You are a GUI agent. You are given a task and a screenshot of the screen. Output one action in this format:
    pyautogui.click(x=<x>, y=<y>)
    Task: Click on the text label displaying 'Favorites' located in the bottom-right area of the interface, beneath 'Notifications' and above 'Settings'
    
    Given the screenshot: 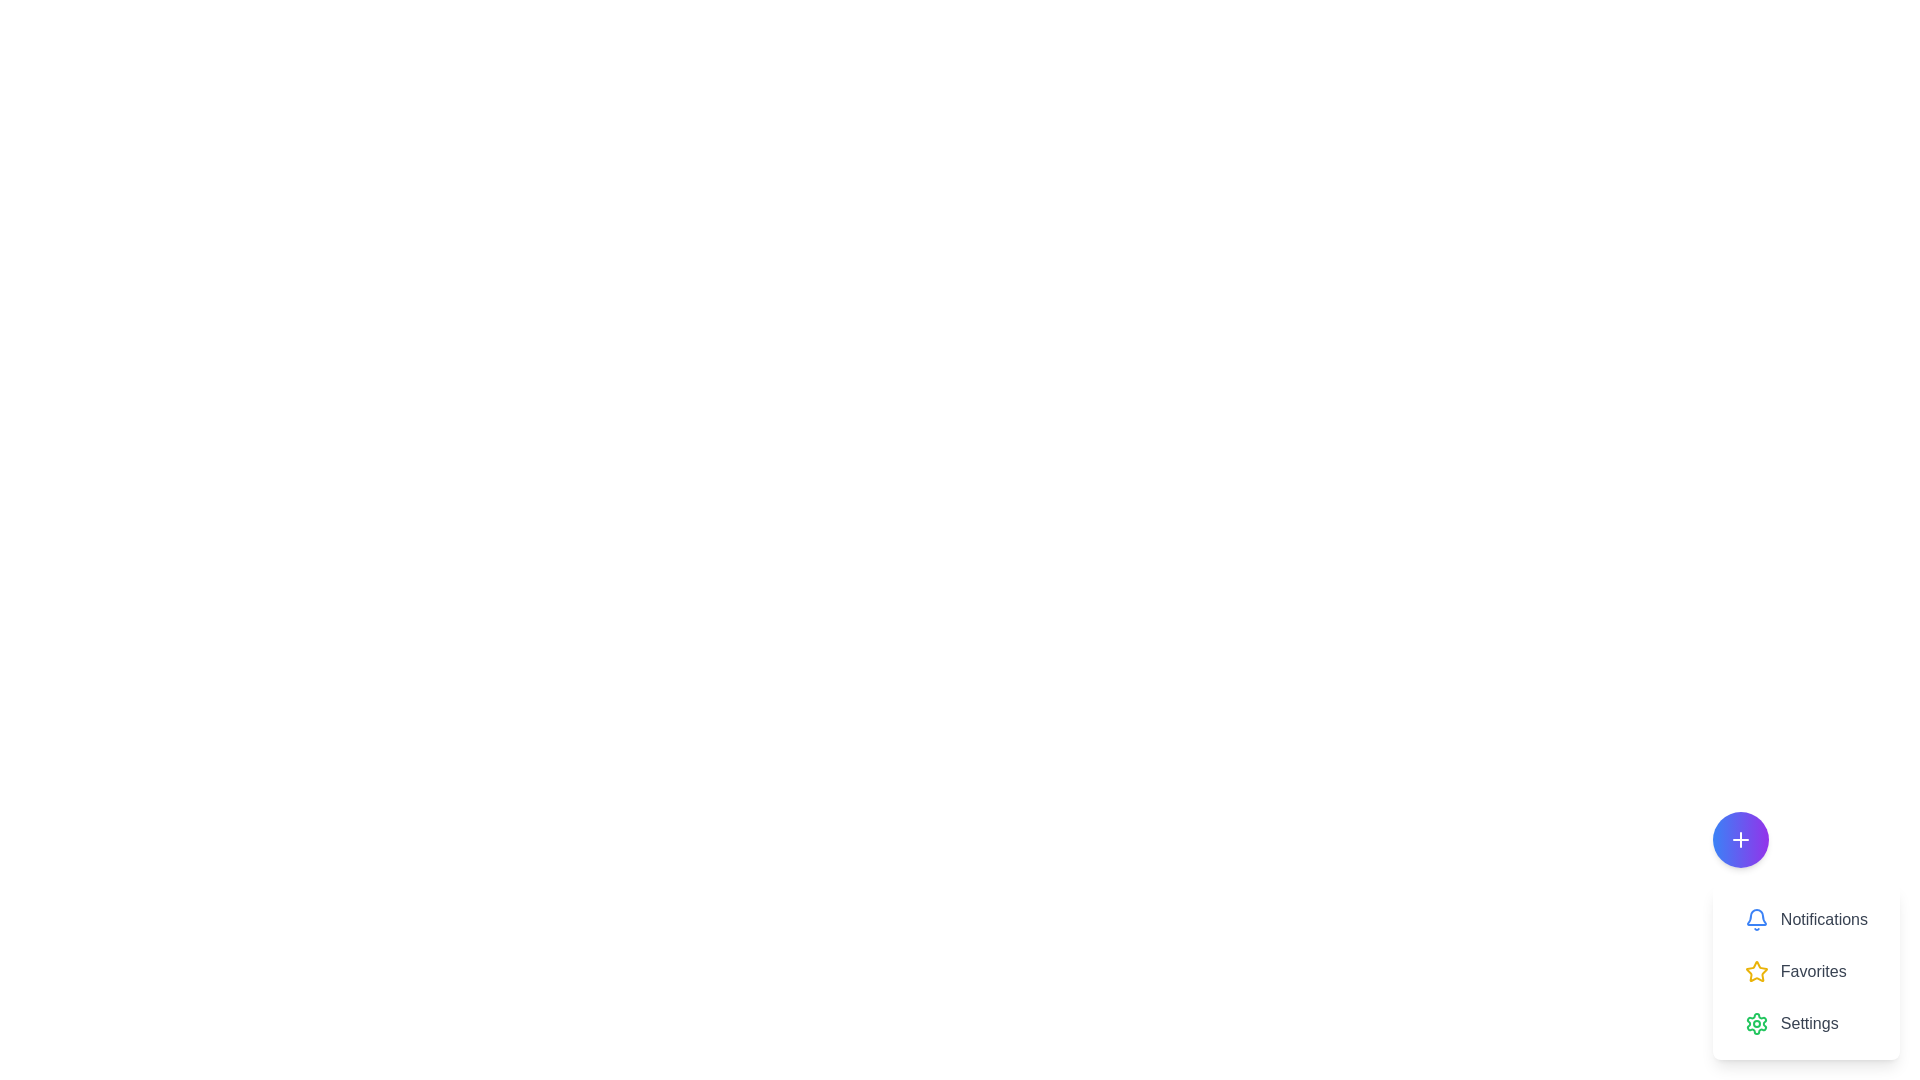 What is the action you would take?
    pyautogui.click(x=1813, y=971)
    